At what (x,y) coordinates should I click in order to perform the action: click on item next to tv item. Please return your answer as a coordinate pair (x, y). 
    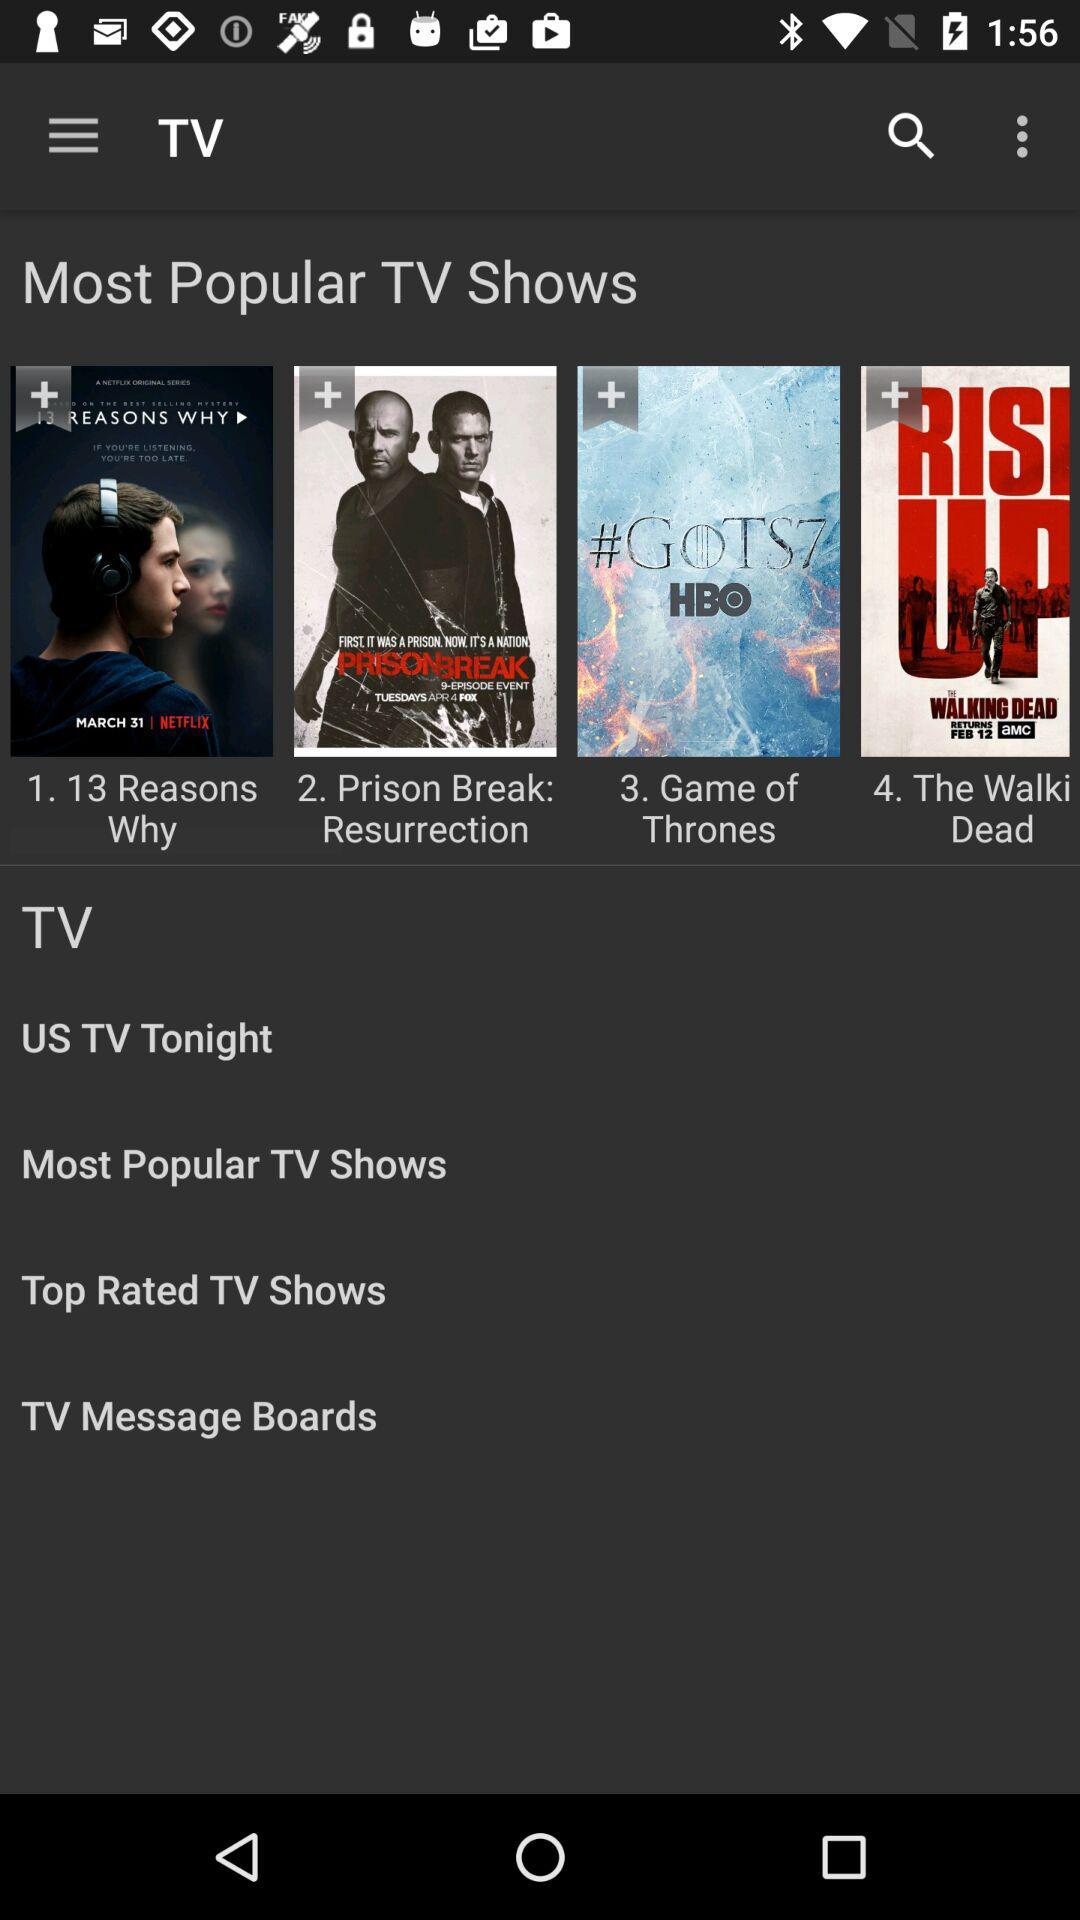
    Looking at the image, I should click on (911, 135).